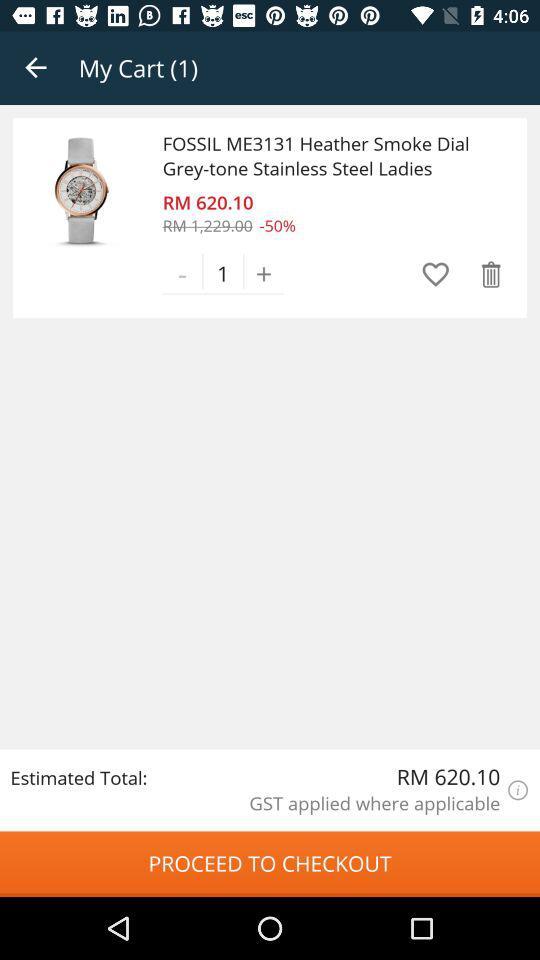  What do you see at coordinates (434, 273) in the screenshot?
I see `like` at bounding box center [434, 273].